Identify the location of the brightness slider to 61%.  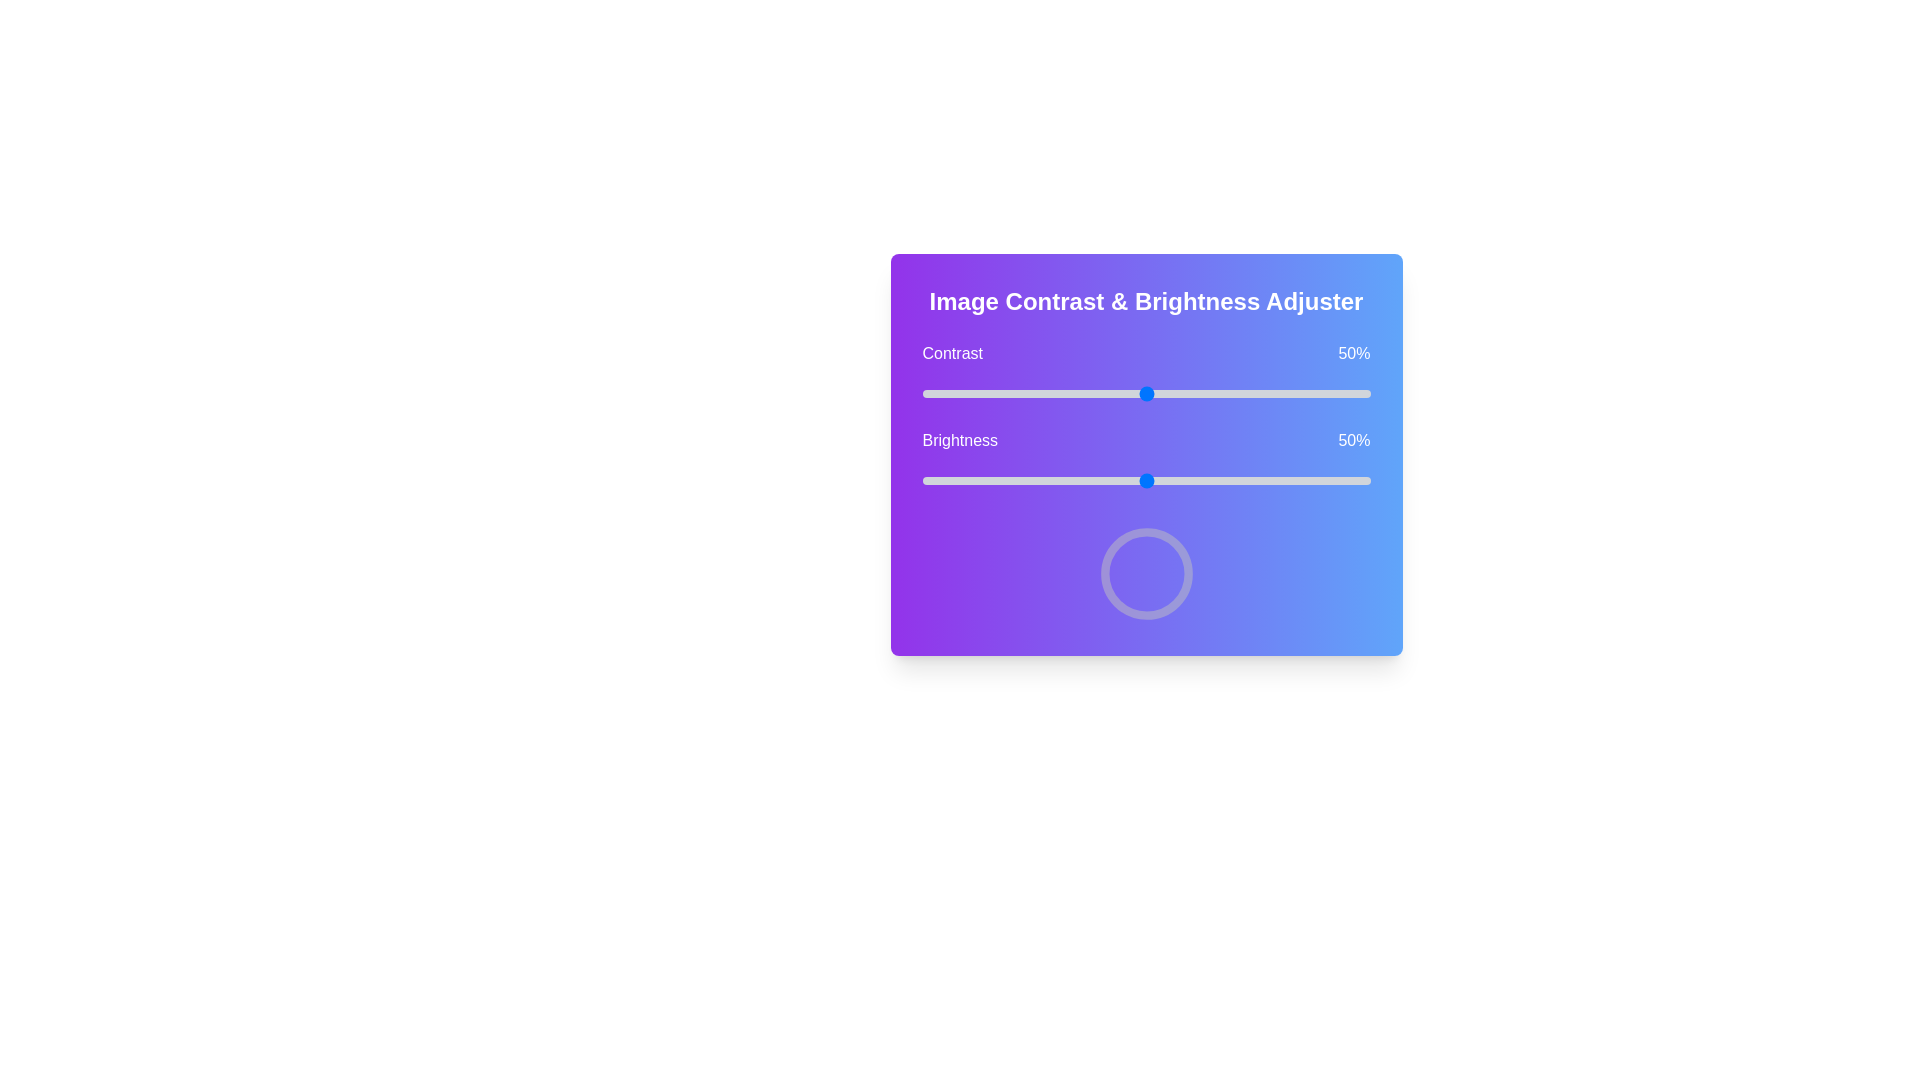
(1195, 481).